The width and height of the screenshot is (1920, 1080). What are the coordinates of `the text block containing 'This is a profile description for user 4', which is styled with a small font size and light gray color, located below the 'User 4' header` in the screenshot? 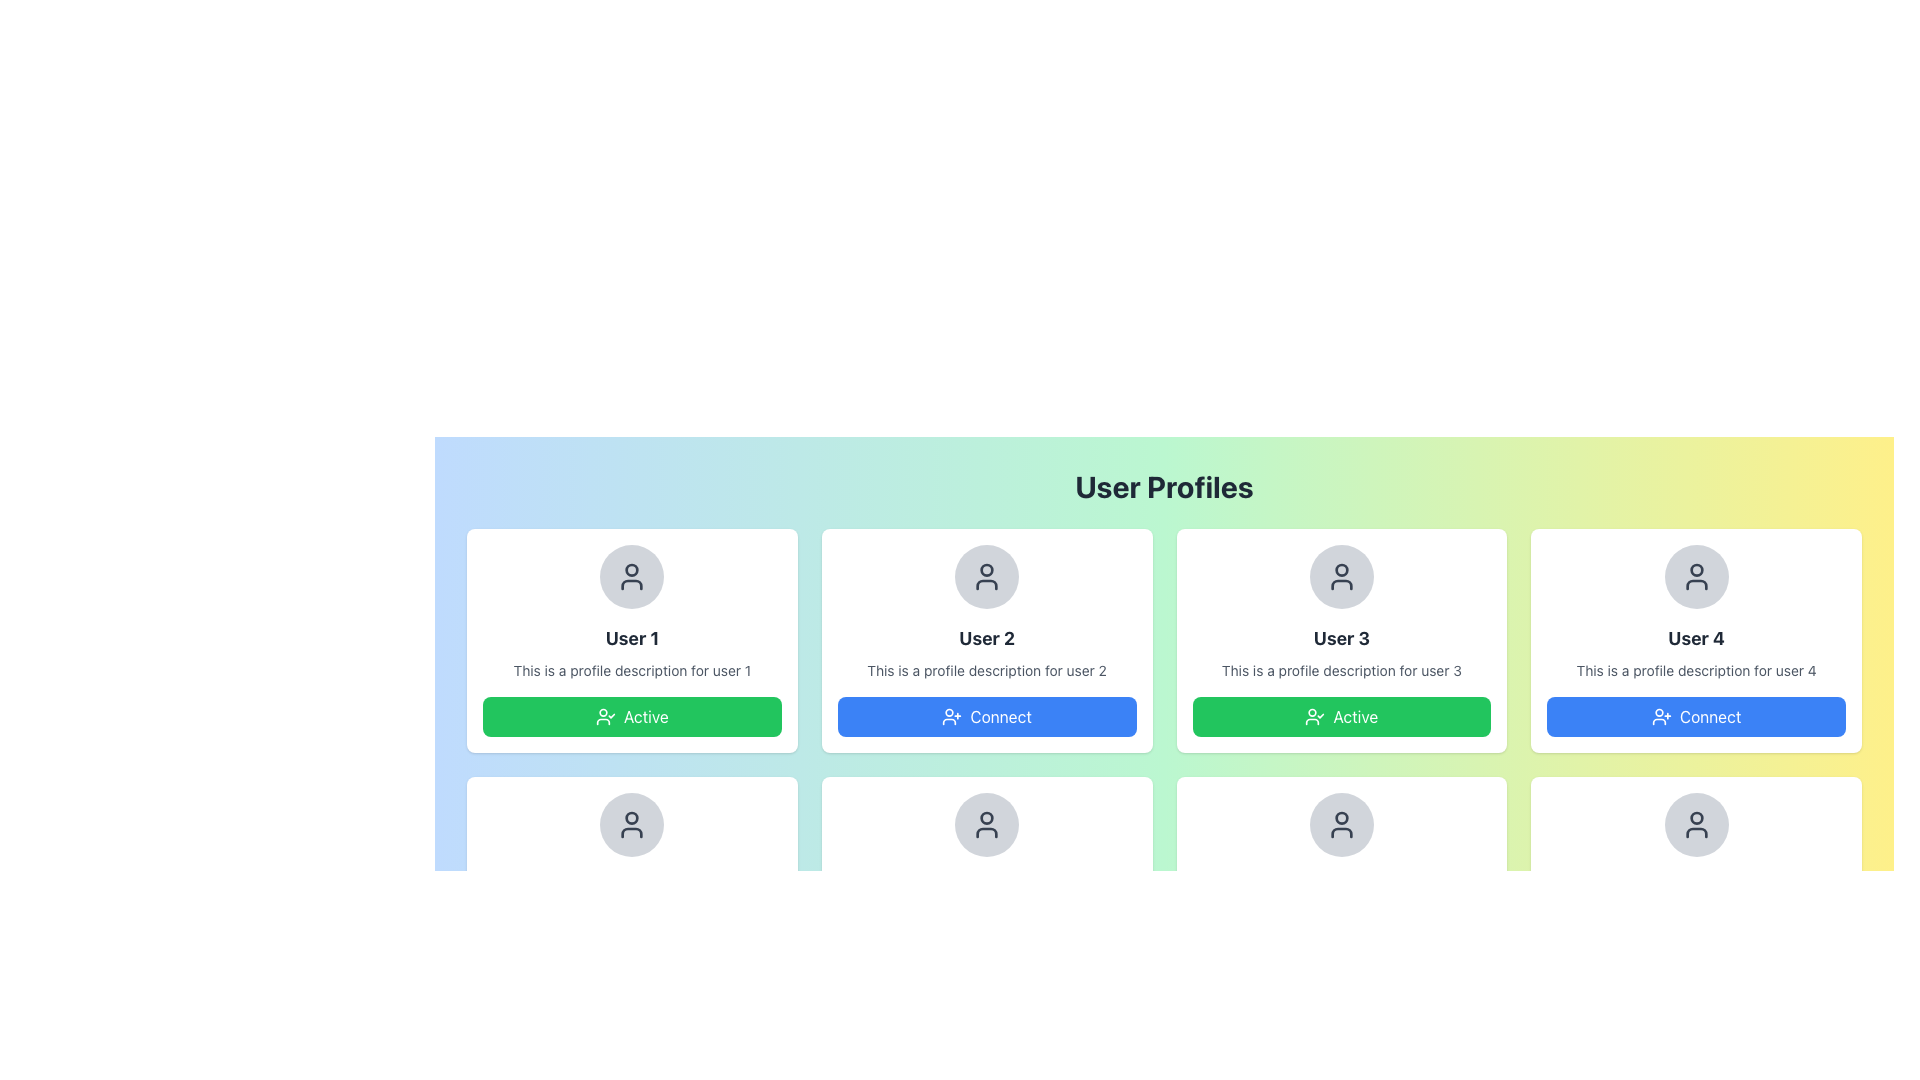 It's located at (1695, 671).